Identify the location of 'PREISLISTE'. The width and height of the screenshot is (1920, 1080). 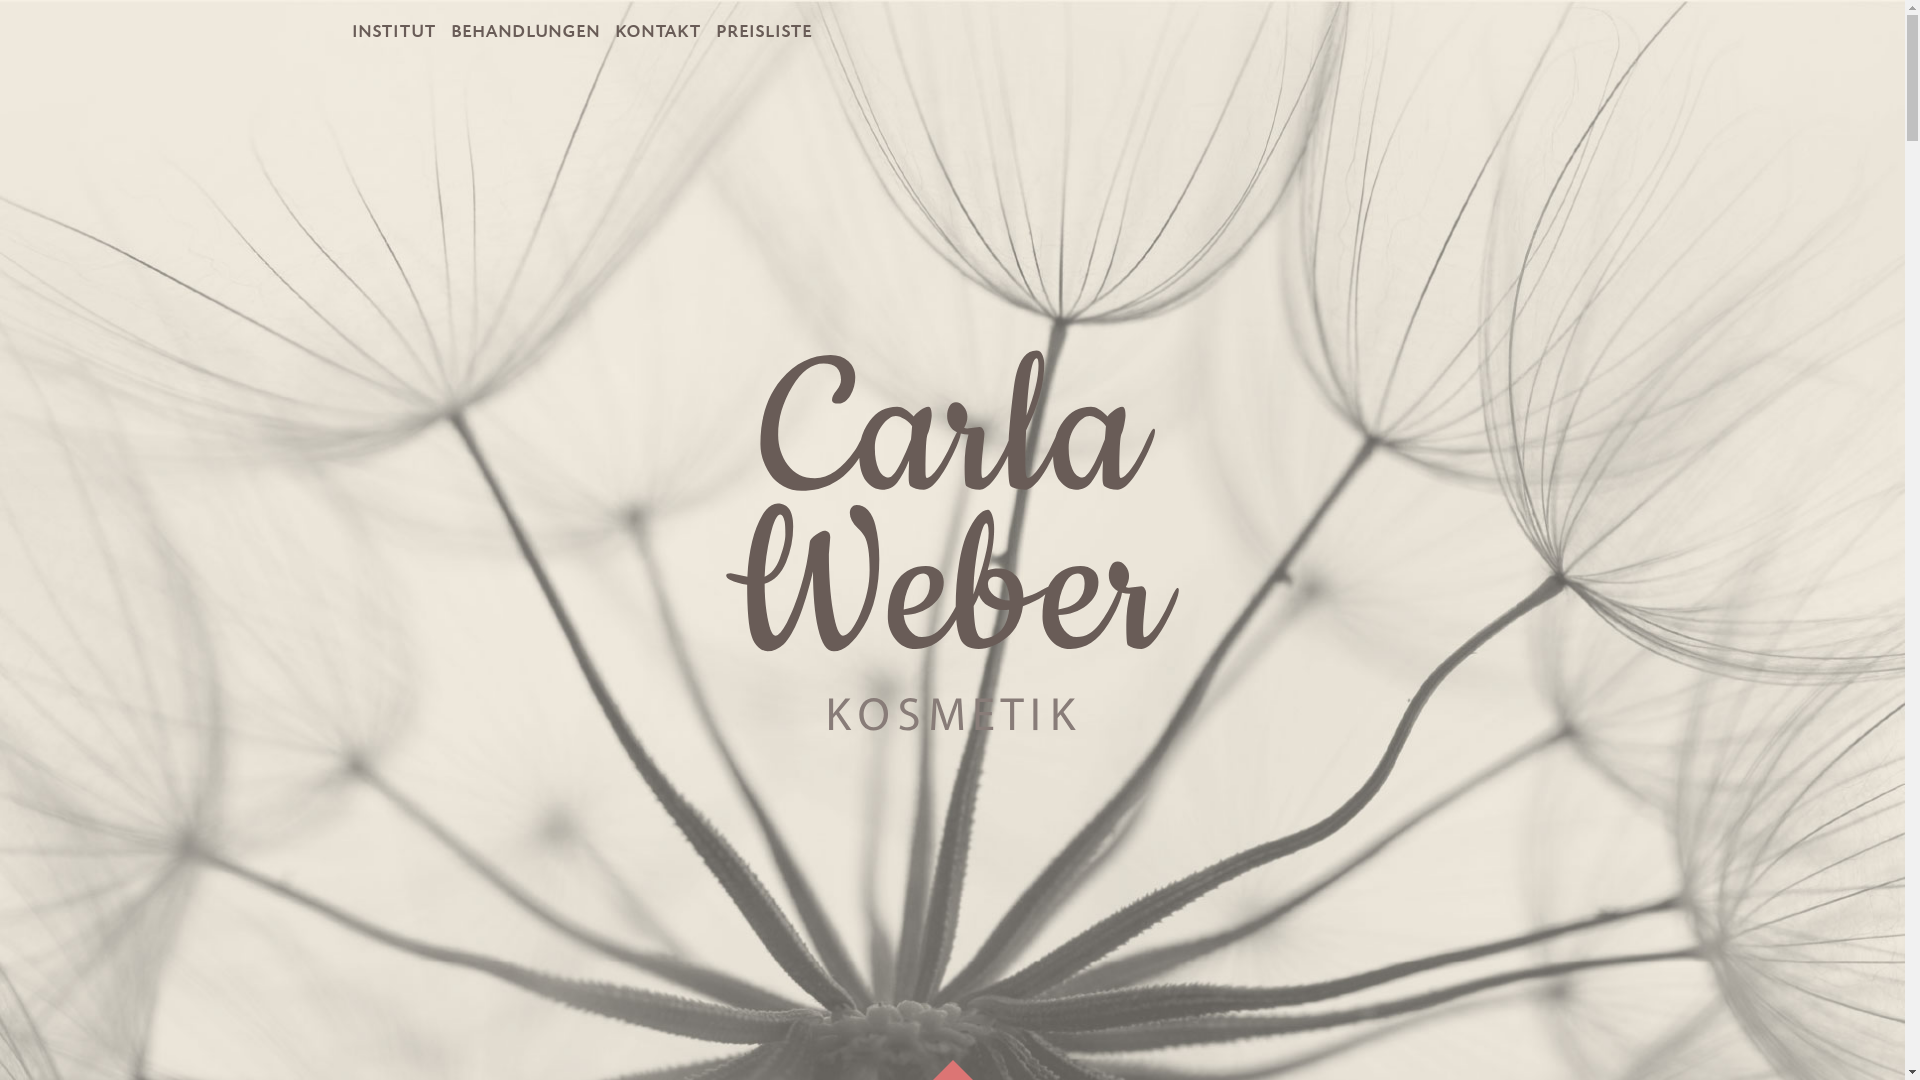
(762, 33).